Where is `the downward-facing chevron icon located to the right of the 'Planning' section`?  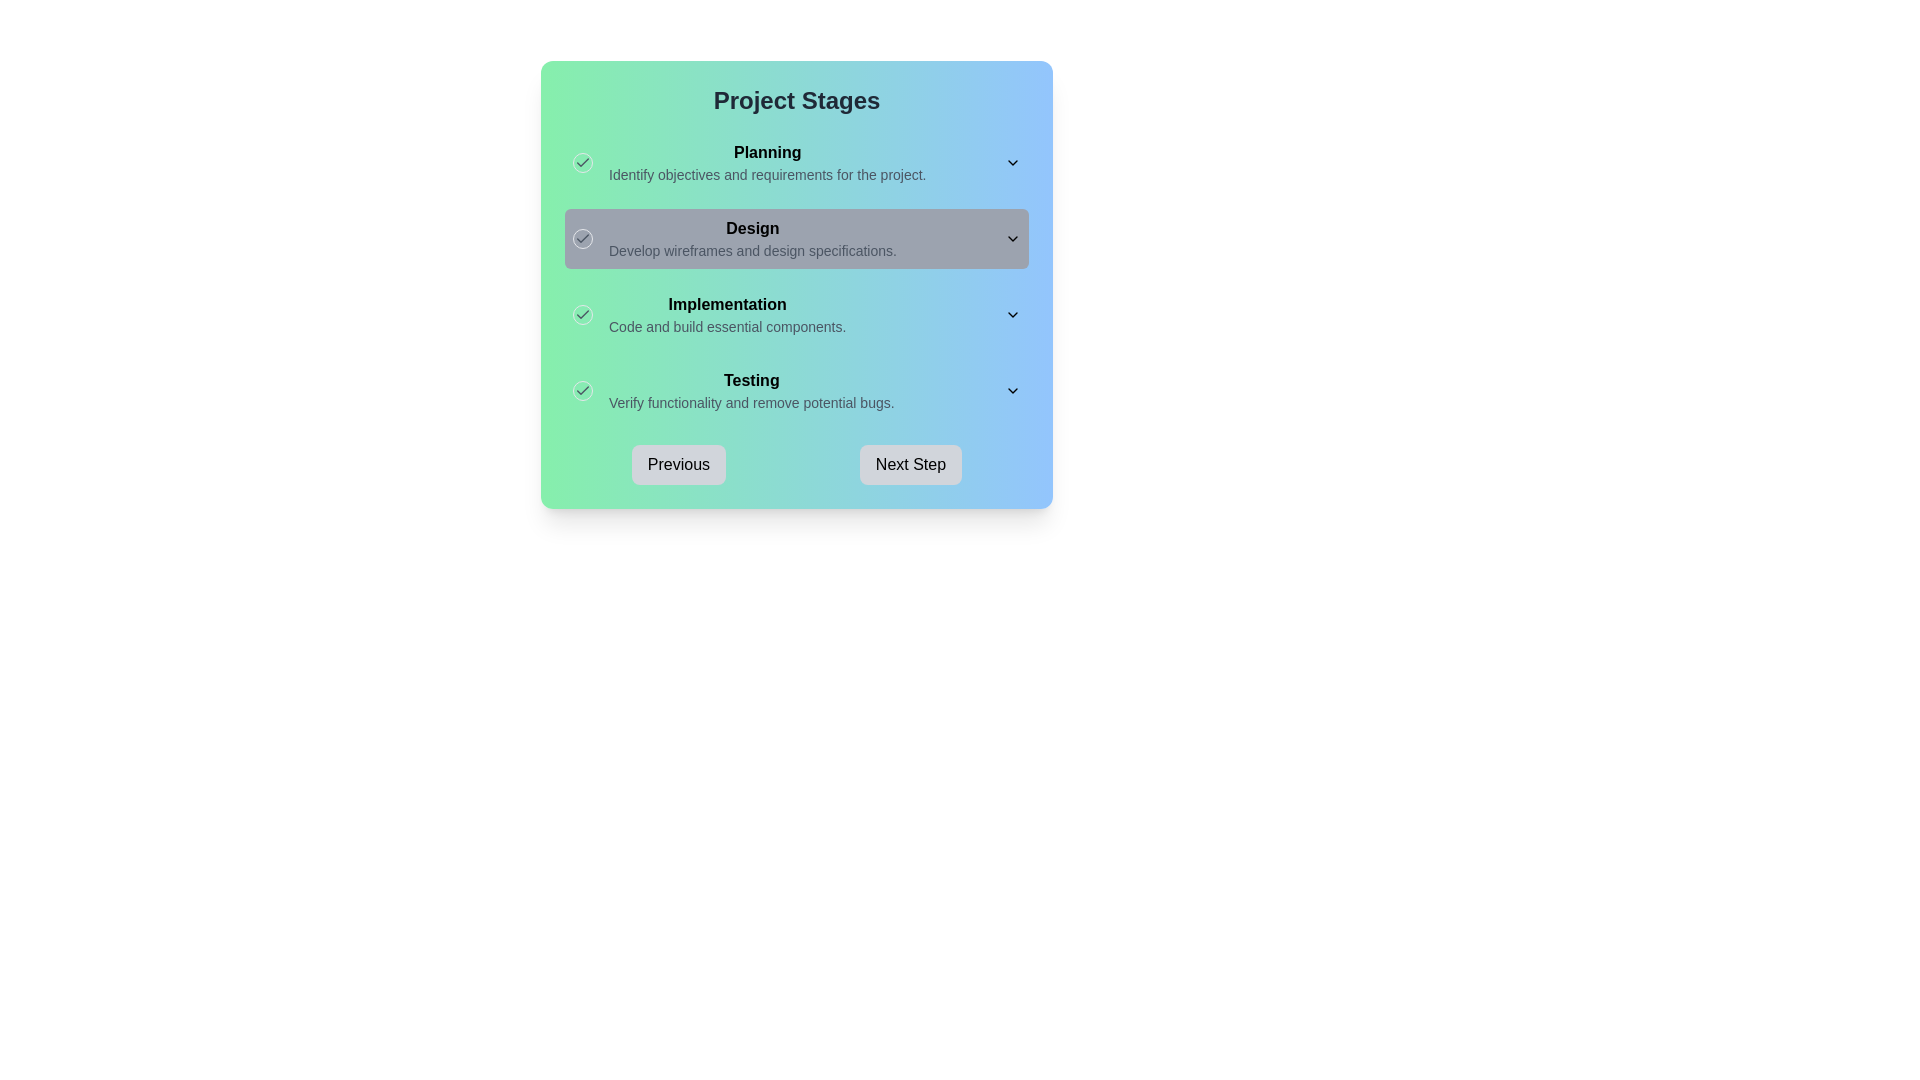
the downward-facing chevron icon located to the right of the 'Planning' section is located at coordinates (1012, 161).